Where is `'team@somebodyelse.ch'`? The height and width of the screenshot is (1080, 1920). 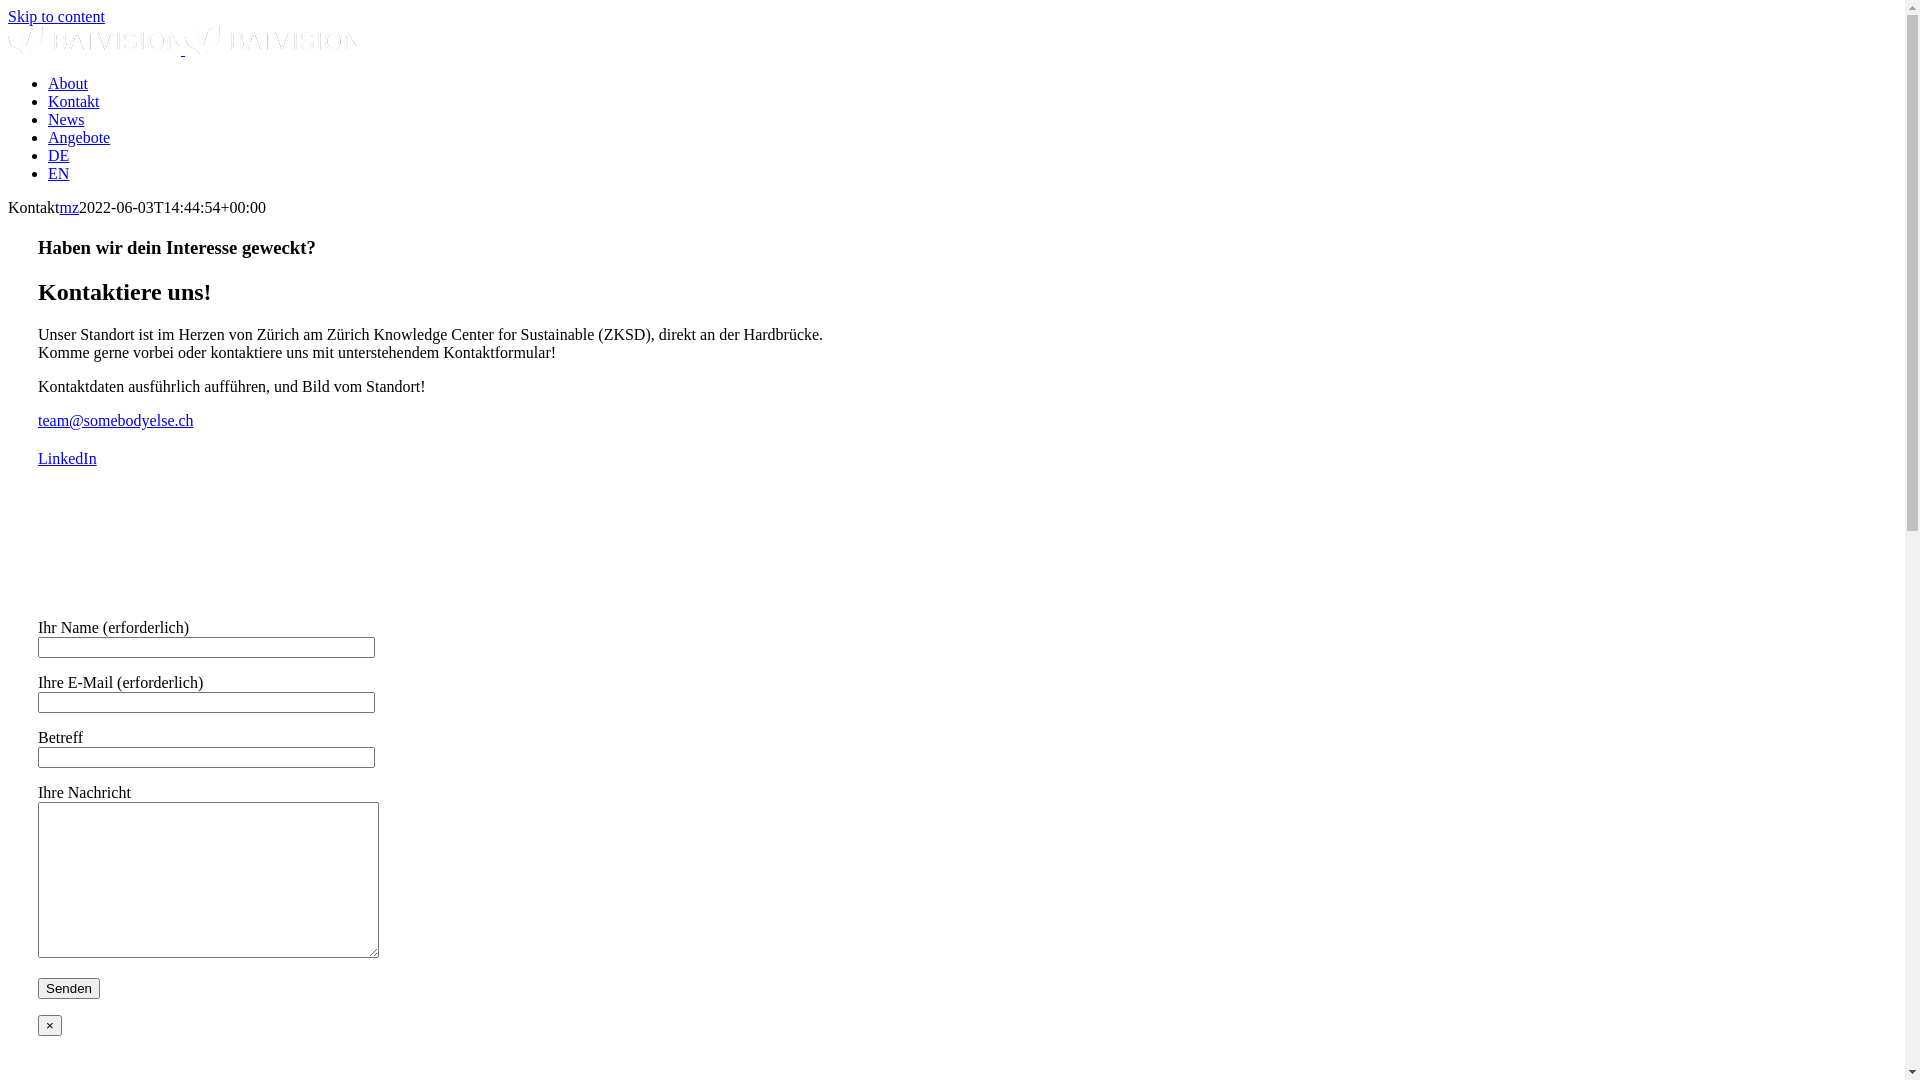 'team@somebodyelse.ch' is located at coordinates (114, 419).